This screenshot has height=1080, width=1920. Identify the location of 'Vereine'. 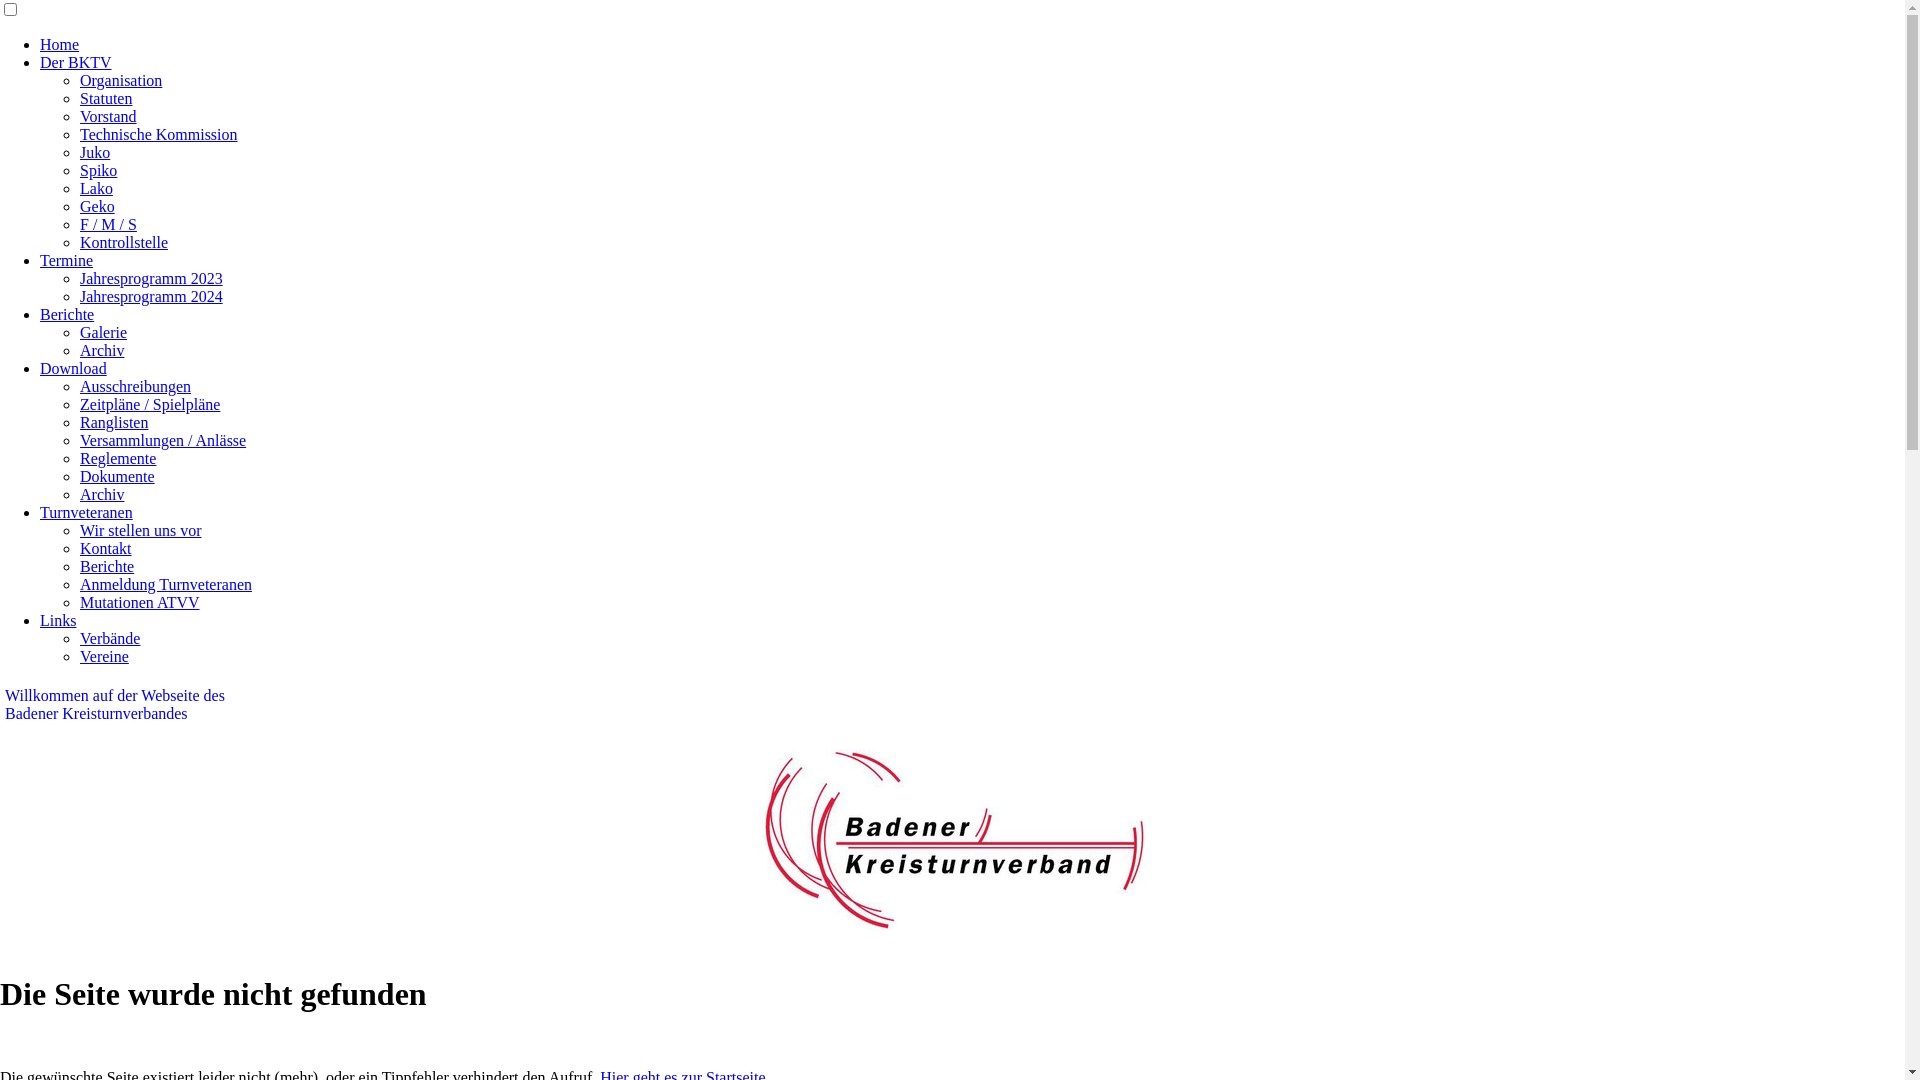
(103, 656).